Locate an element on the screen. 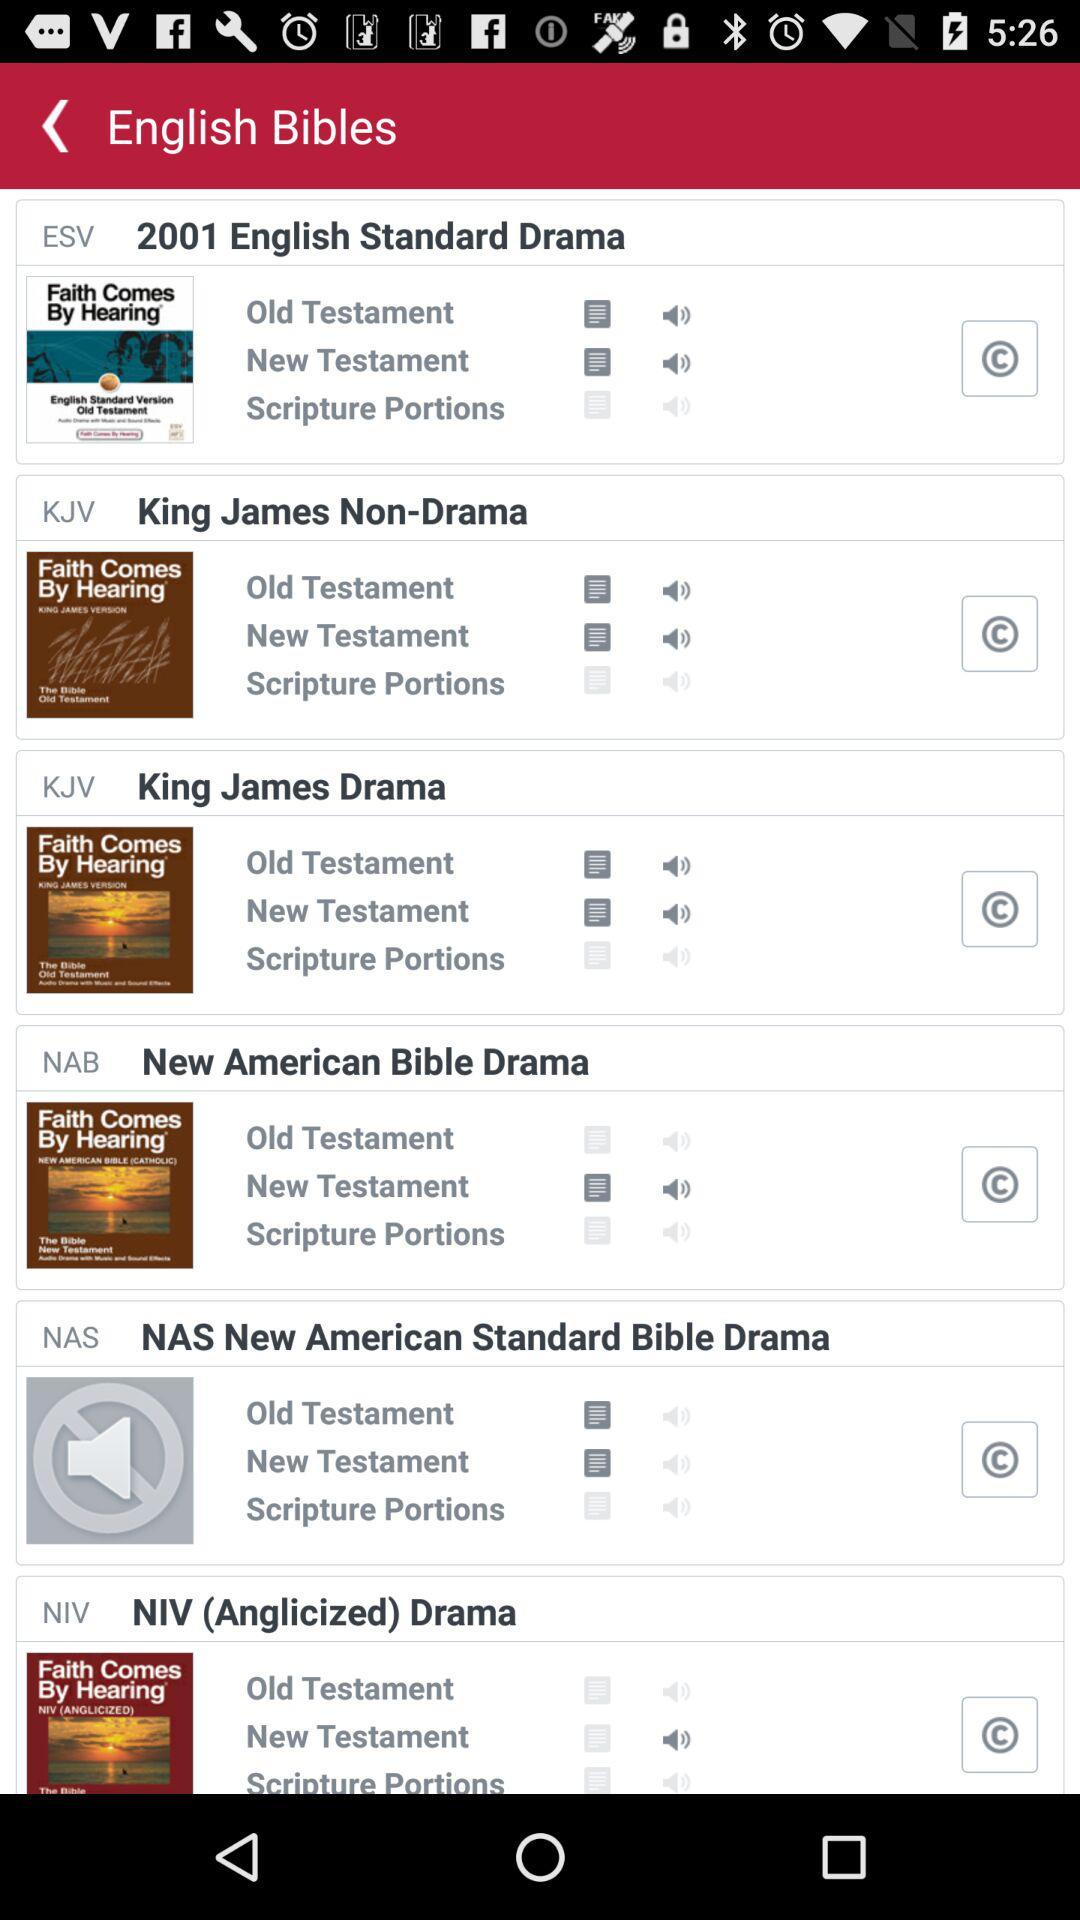 The height and width of the screenshot is (1920, 1080). the niv (anglicized) drama item is located at coordinates (323, 1611).